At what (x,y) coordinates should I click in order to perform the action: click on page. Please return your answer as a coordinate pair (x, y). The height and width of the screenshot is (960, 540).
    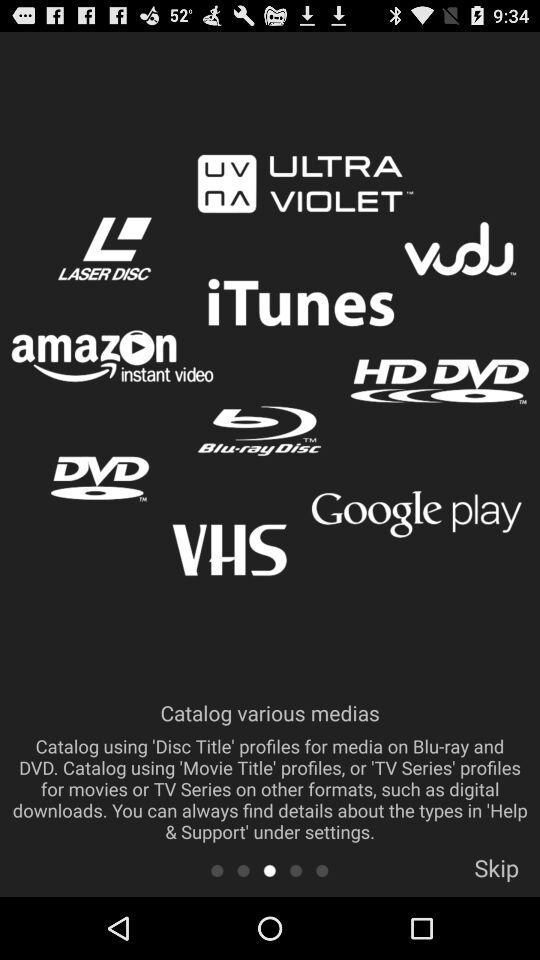
    Looking at the image, I should click on (269, 869).